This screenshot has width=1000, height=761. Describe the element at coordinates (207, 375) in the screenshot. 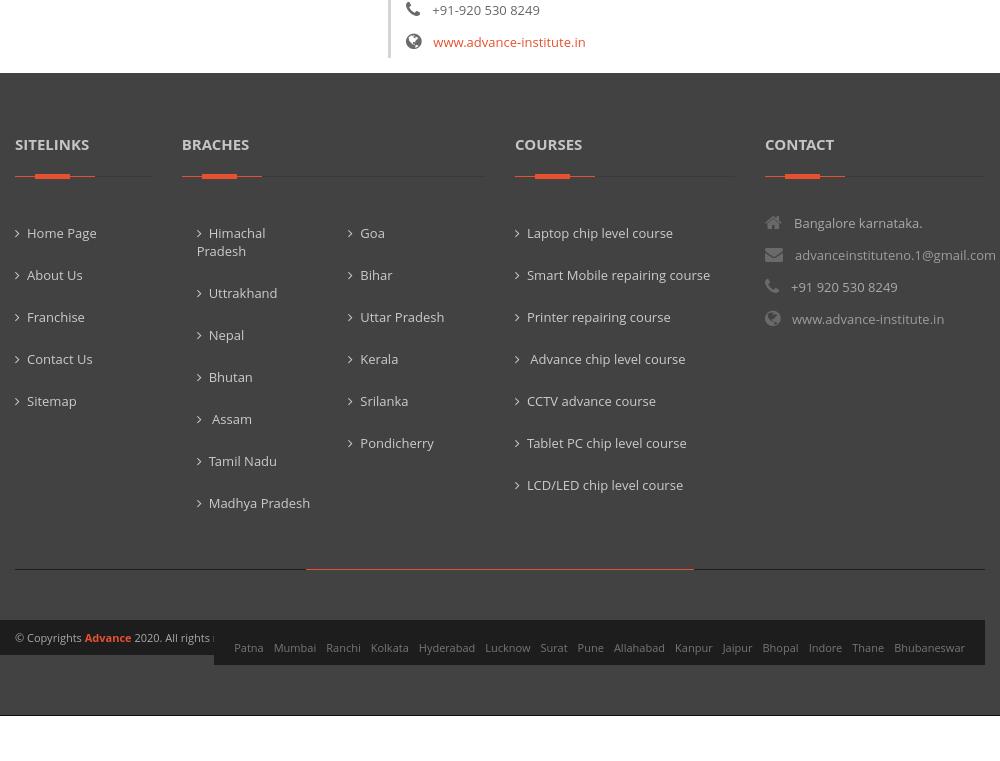

I see `'Bhutan'` at that location.